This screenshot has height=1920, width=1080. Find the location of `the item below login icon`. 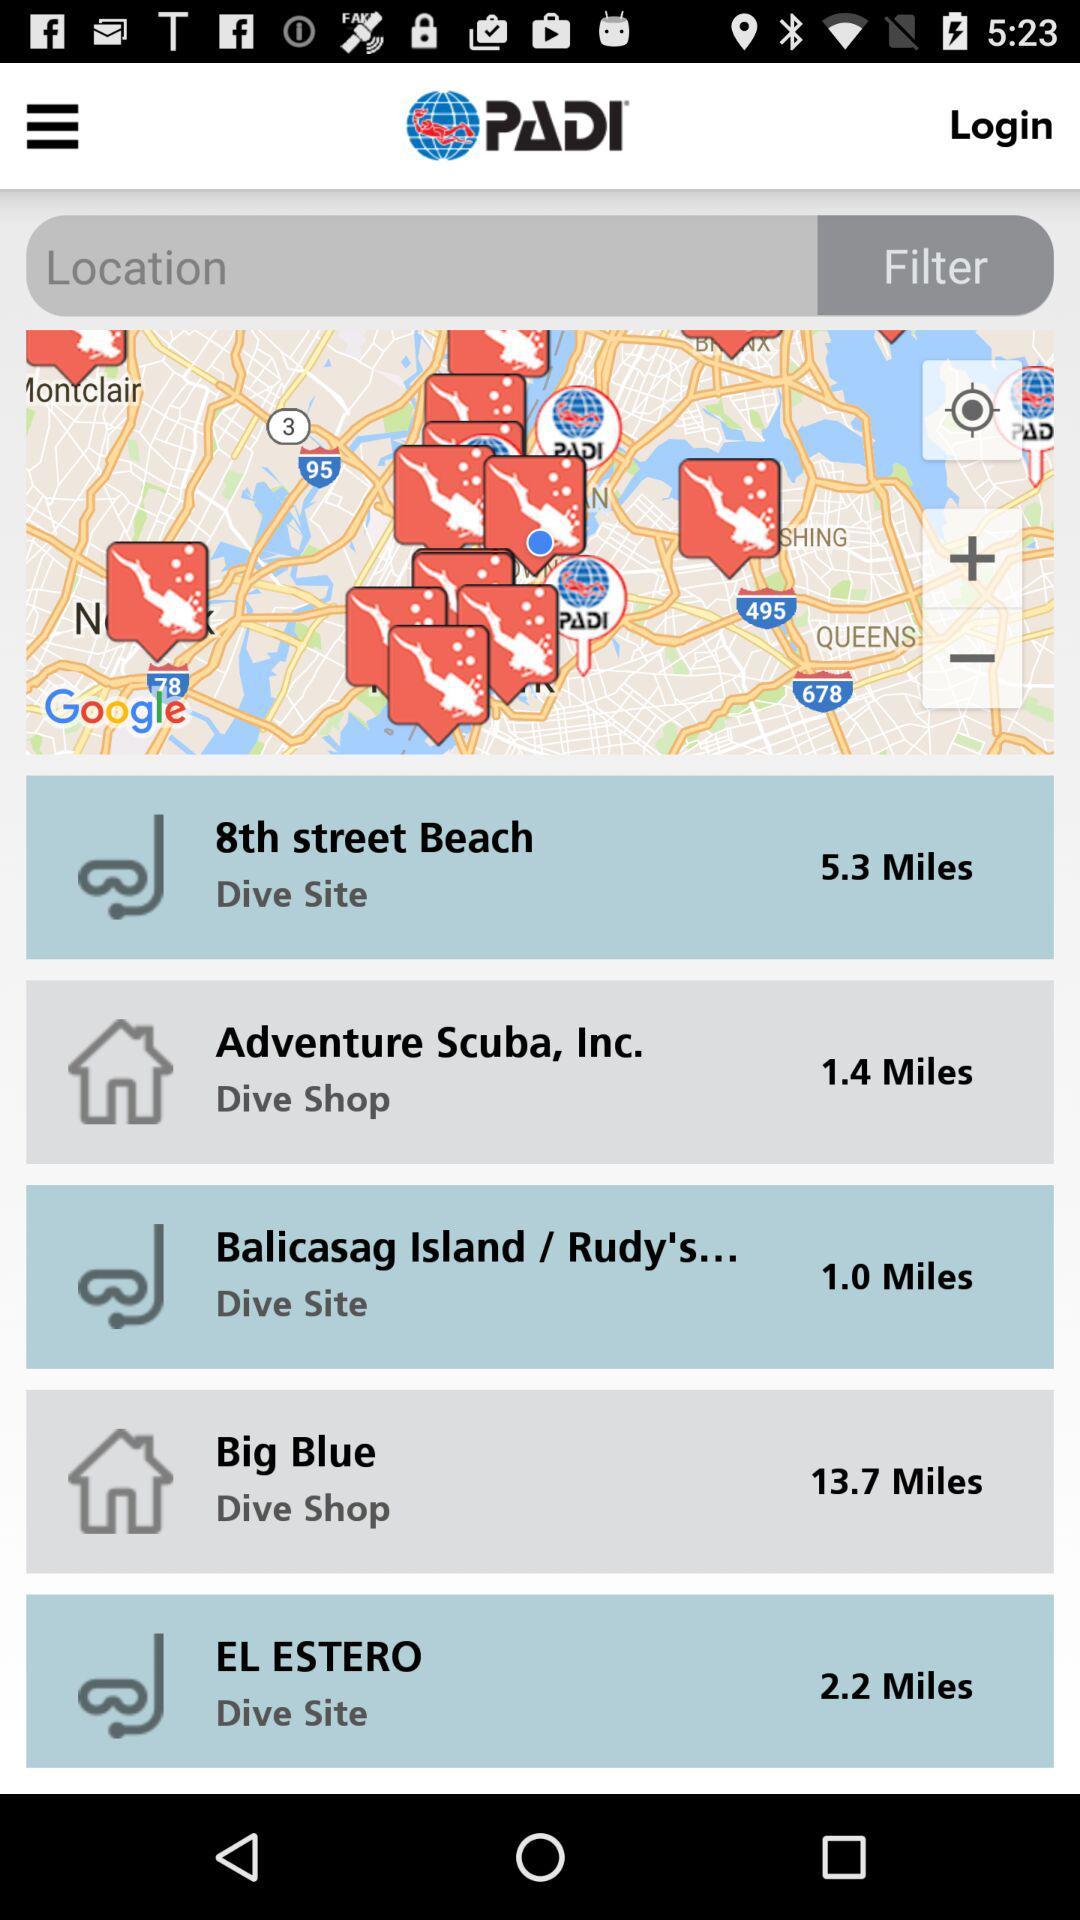

the item below login icon is located at coordinates (935, 264).